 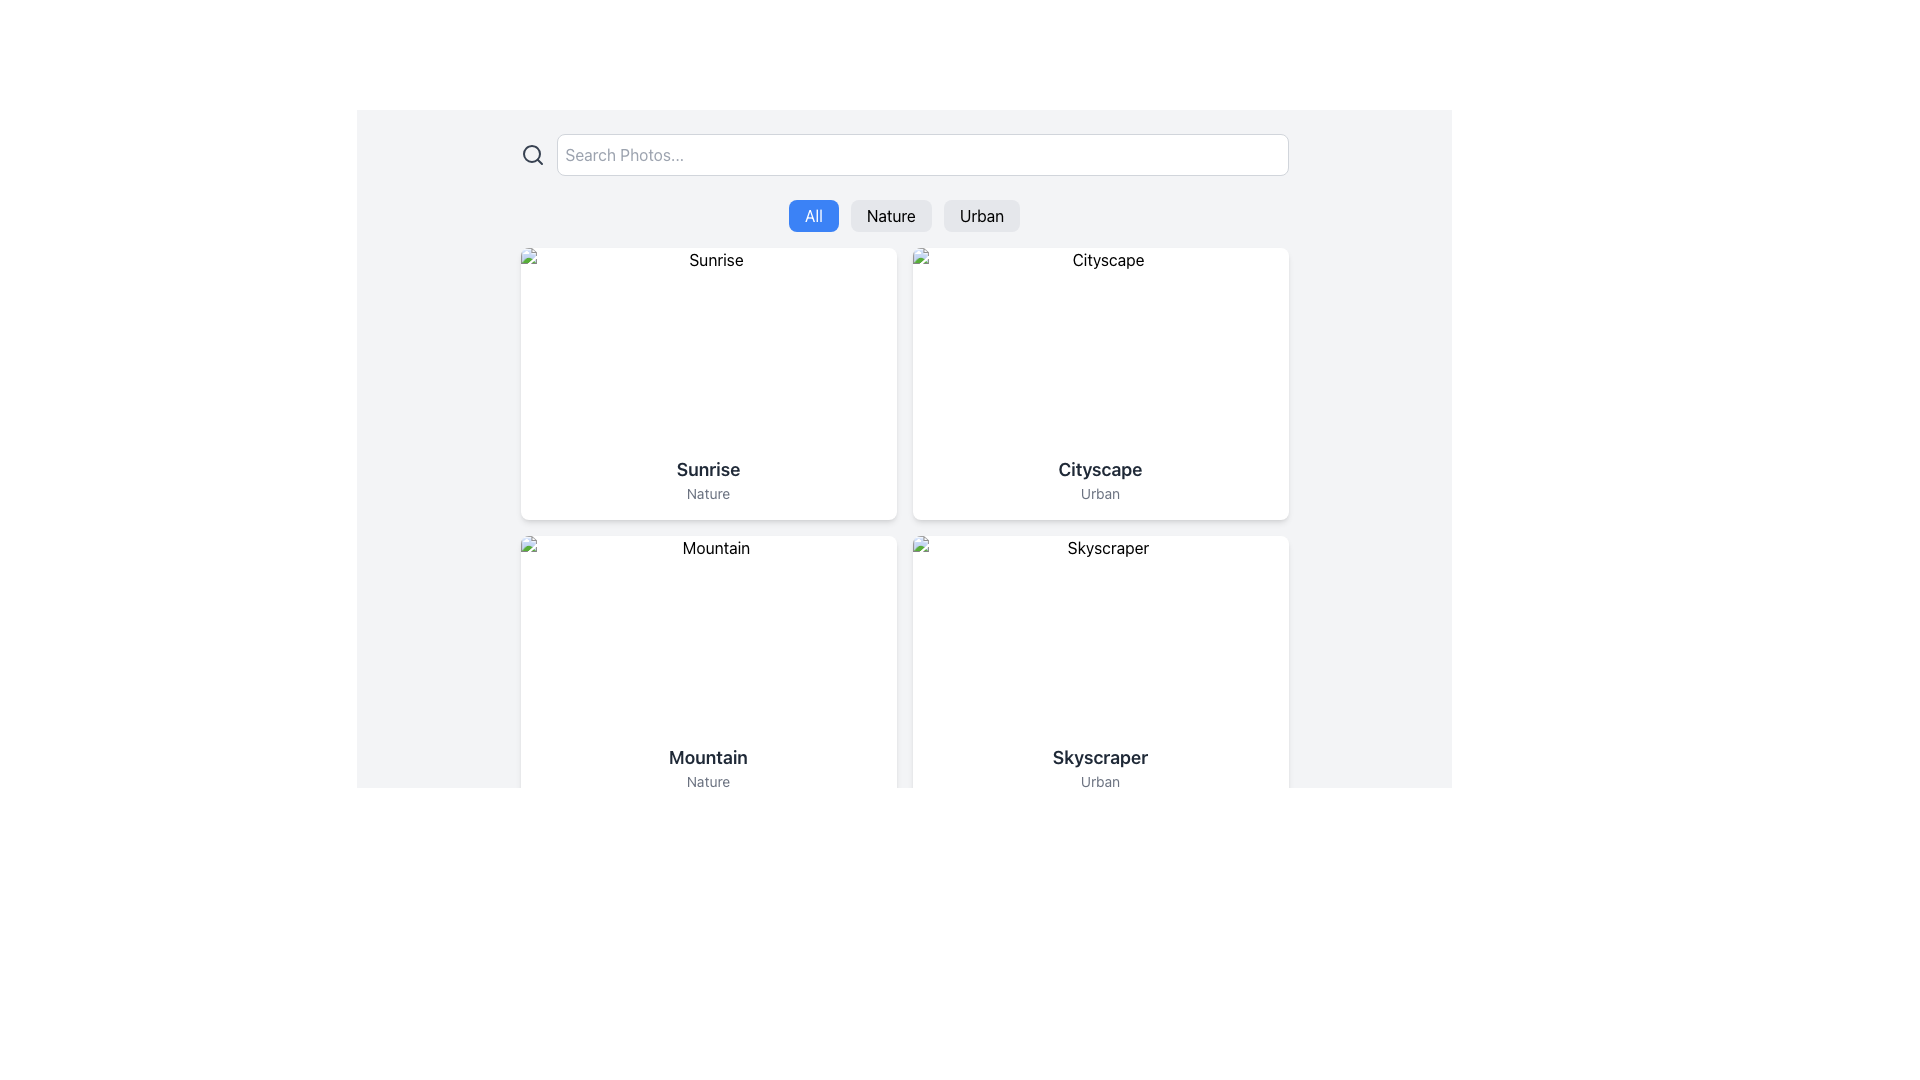 I want to click on the 'Urban' filter button, the third button in a horizontal group of three buttons labeled 'All', 'Nature', and 'Urban', located just below the search bar, so click(x=981, y=216).